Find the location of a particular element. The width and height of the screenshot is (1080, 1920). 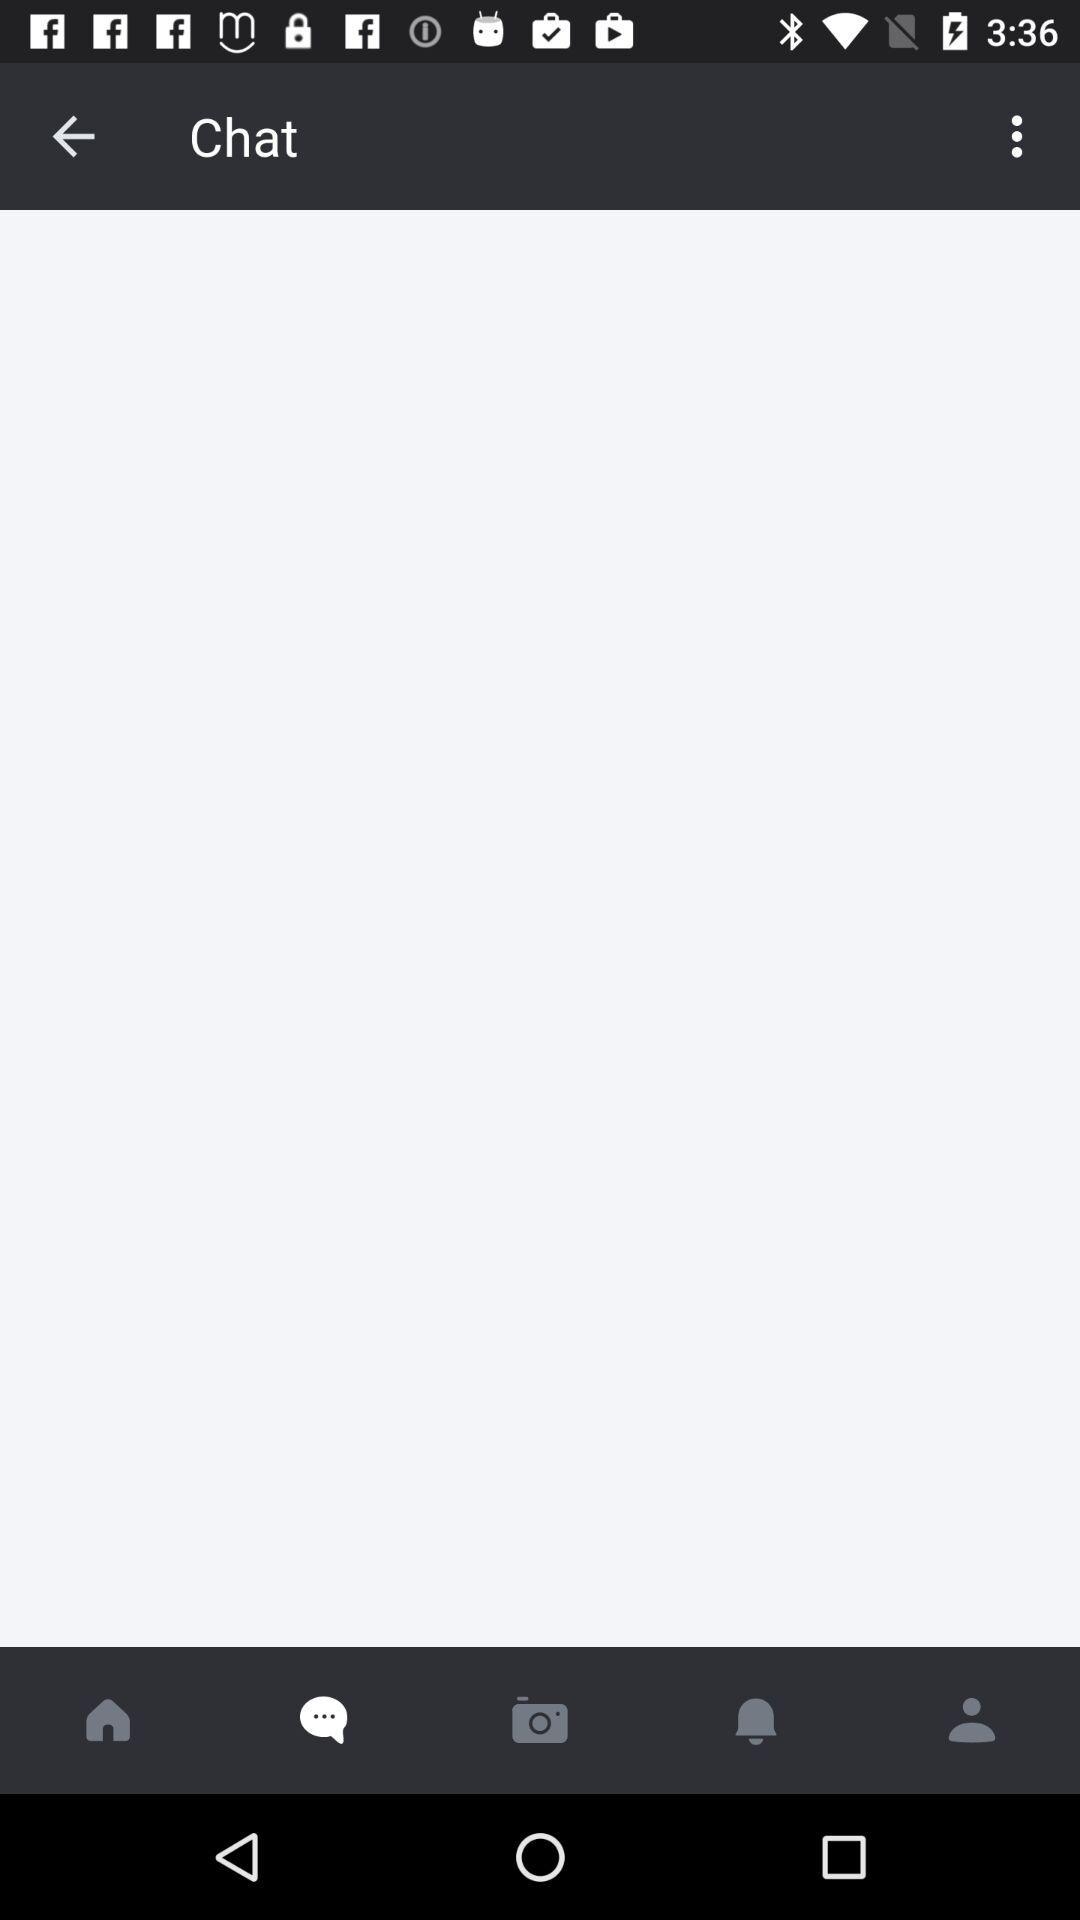

take photo is located at coordinates (540, 1719).